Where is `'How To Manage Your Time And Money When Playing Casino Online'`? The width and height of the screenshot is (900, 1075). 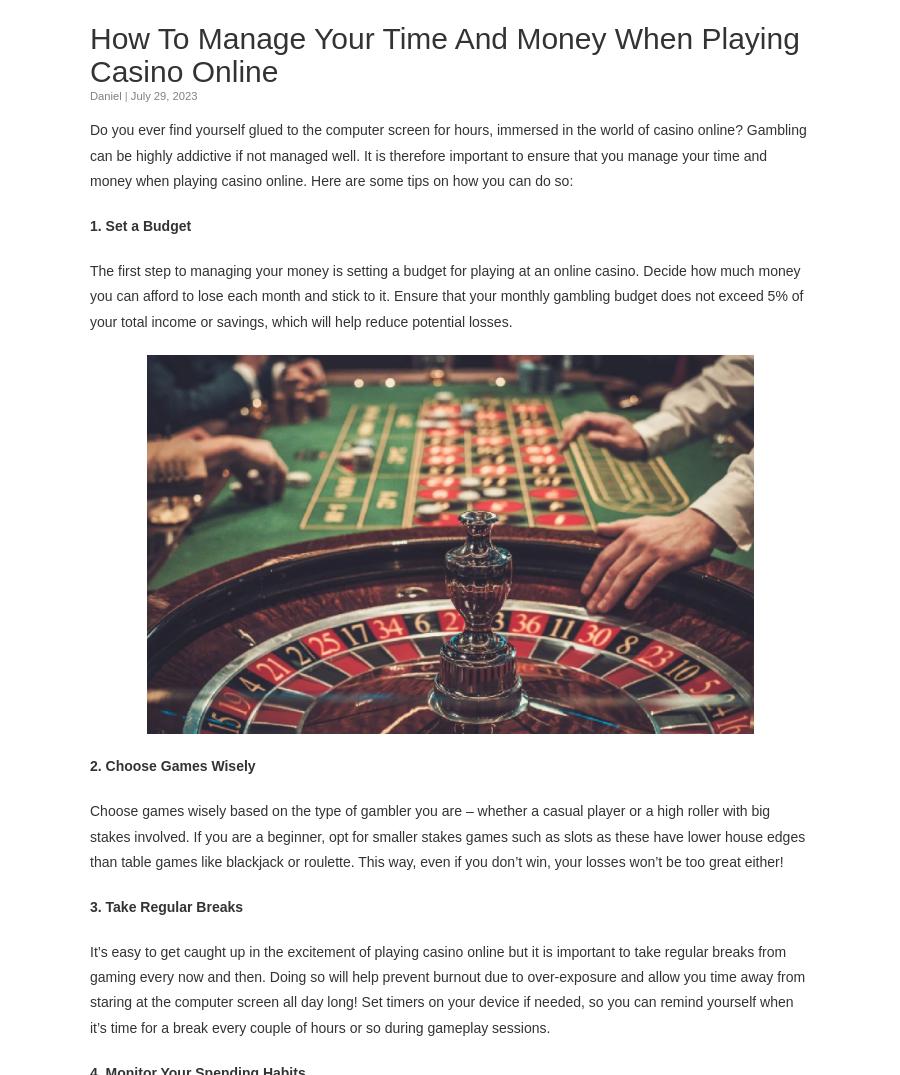
'How To Manage Your Time And Money When Playing Casino Online' is located at coordinates (444, 53).